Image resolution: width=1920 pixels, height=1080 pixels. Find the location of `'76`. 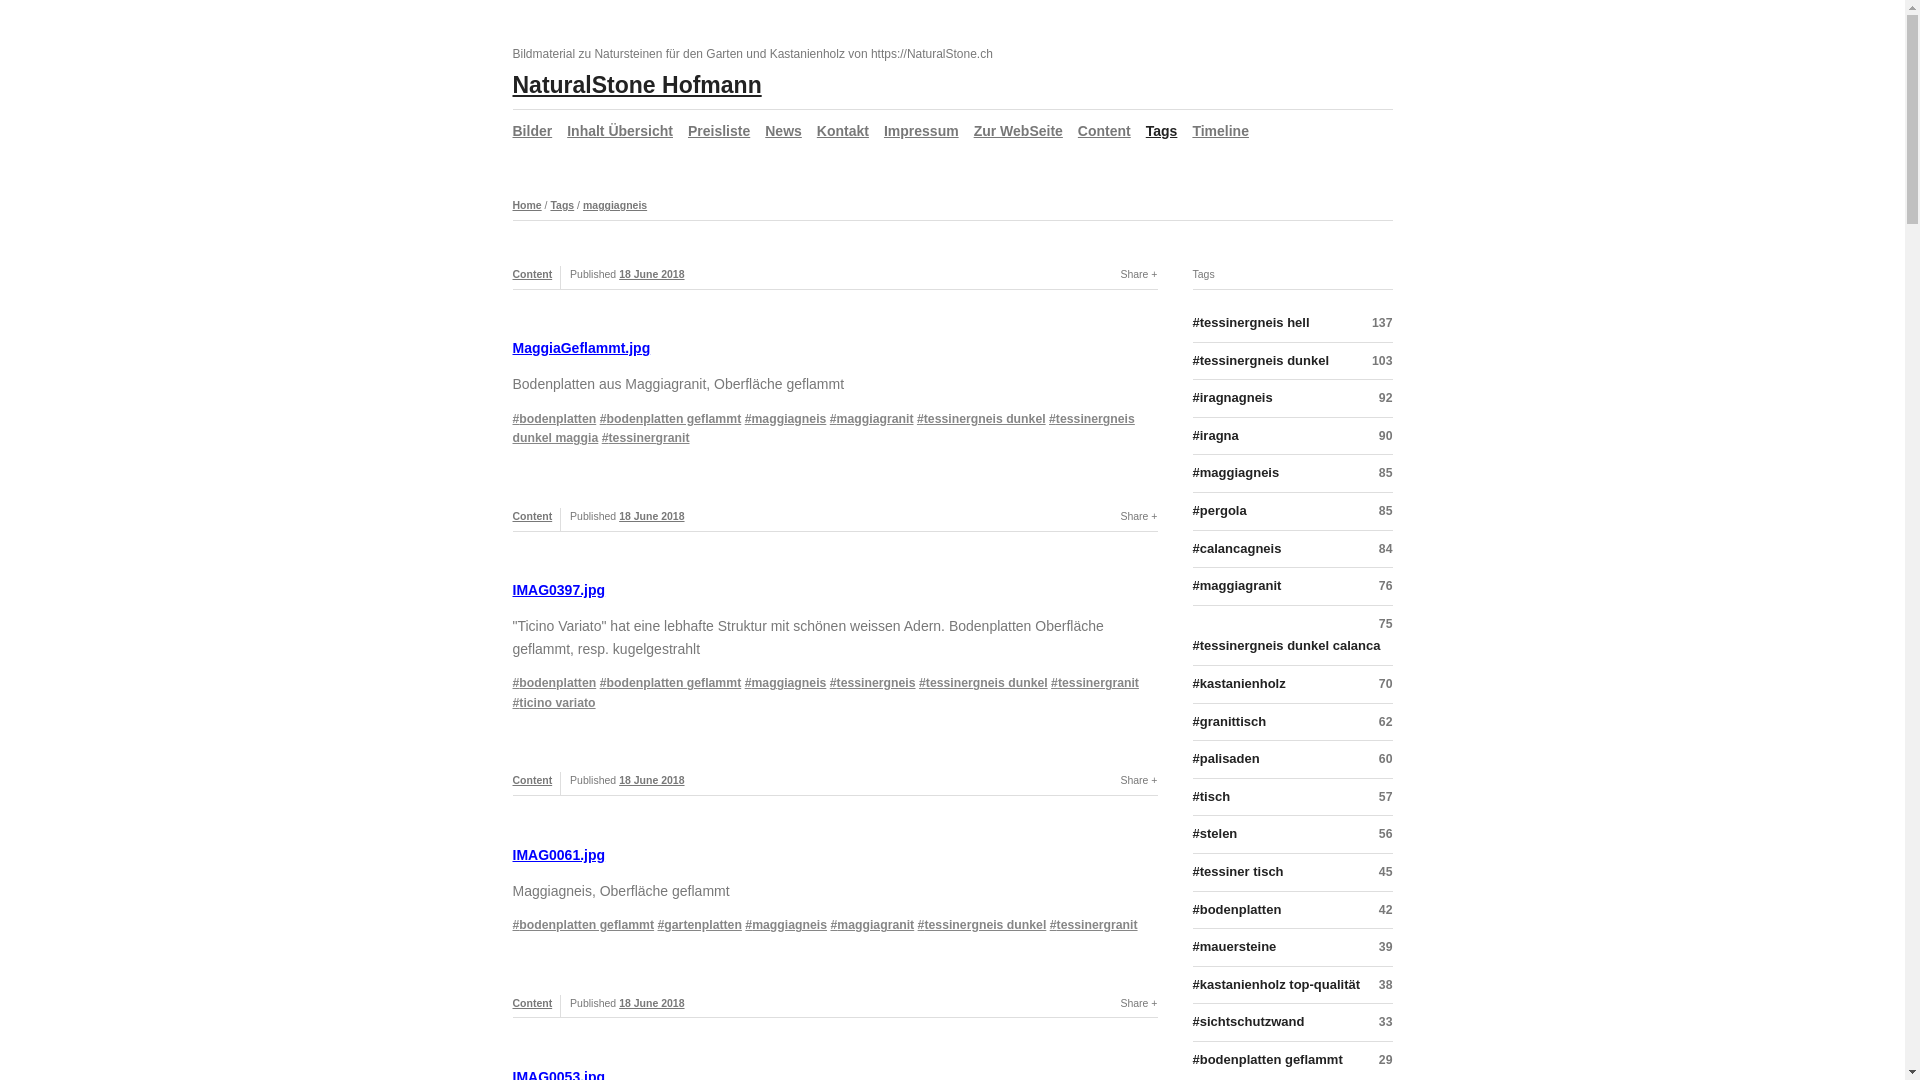

'76 is located at coordinates (1291, 585).